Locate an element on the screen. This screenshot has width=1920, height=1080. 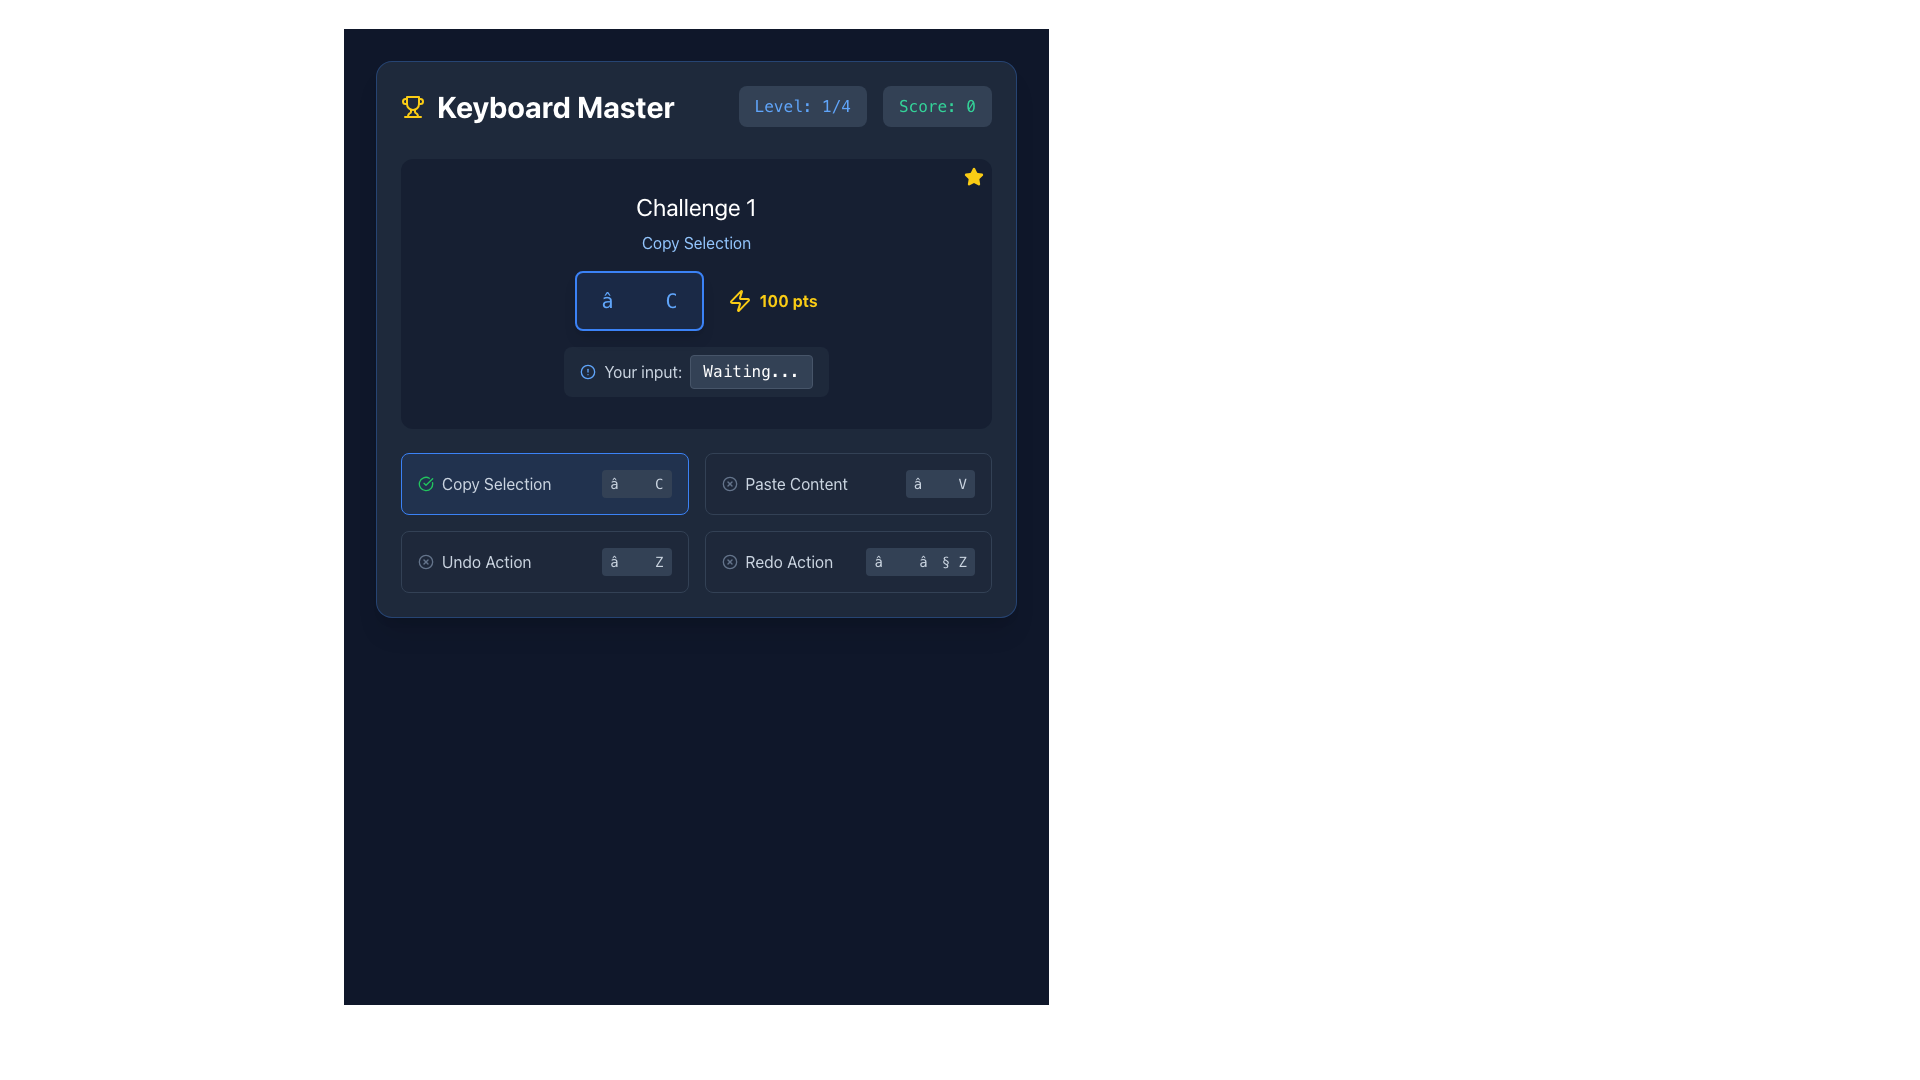
the yellow trophy icon located prominently in the top-left corner of the user interface, adjacent to the title 'Keyboard Master' is located at coordinates (411, 103).